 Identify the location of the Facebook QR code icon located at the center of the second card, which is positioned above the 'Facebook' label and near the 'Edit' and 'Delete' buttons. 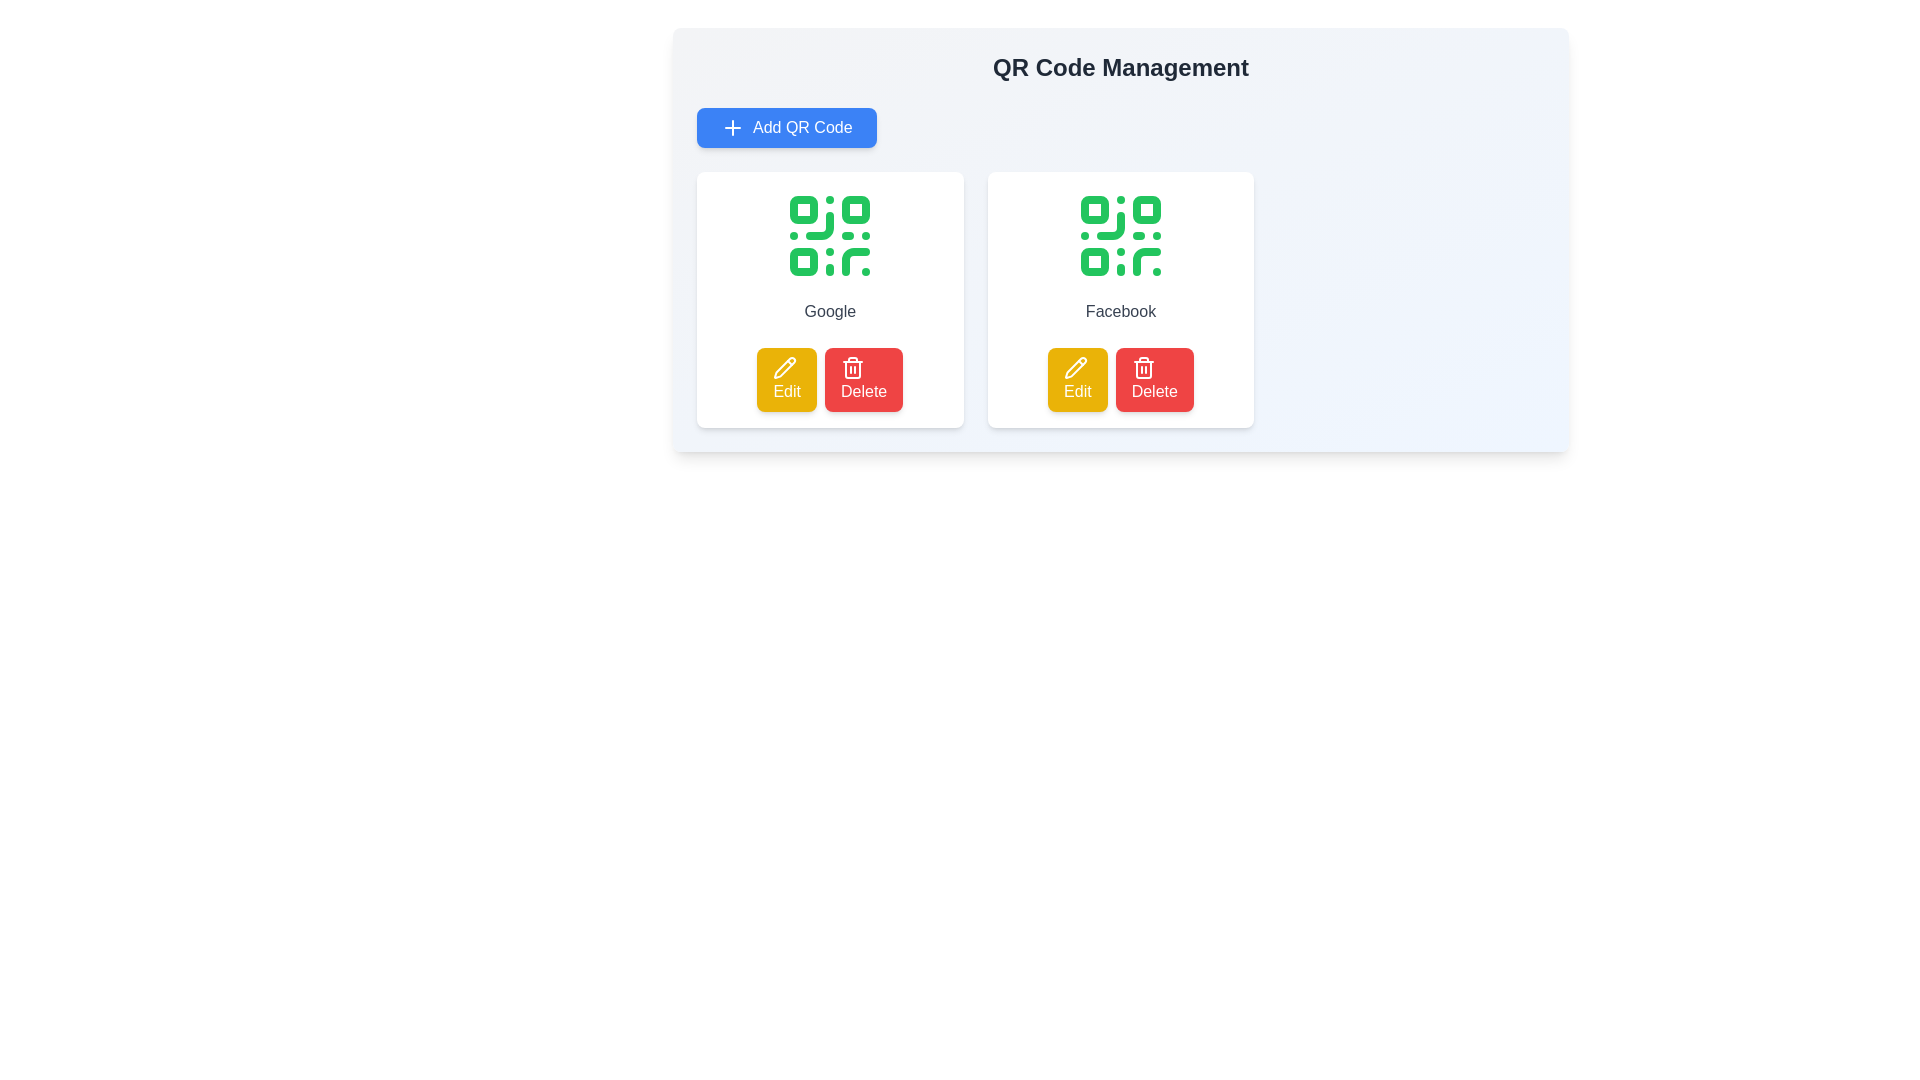
(1120, 234).